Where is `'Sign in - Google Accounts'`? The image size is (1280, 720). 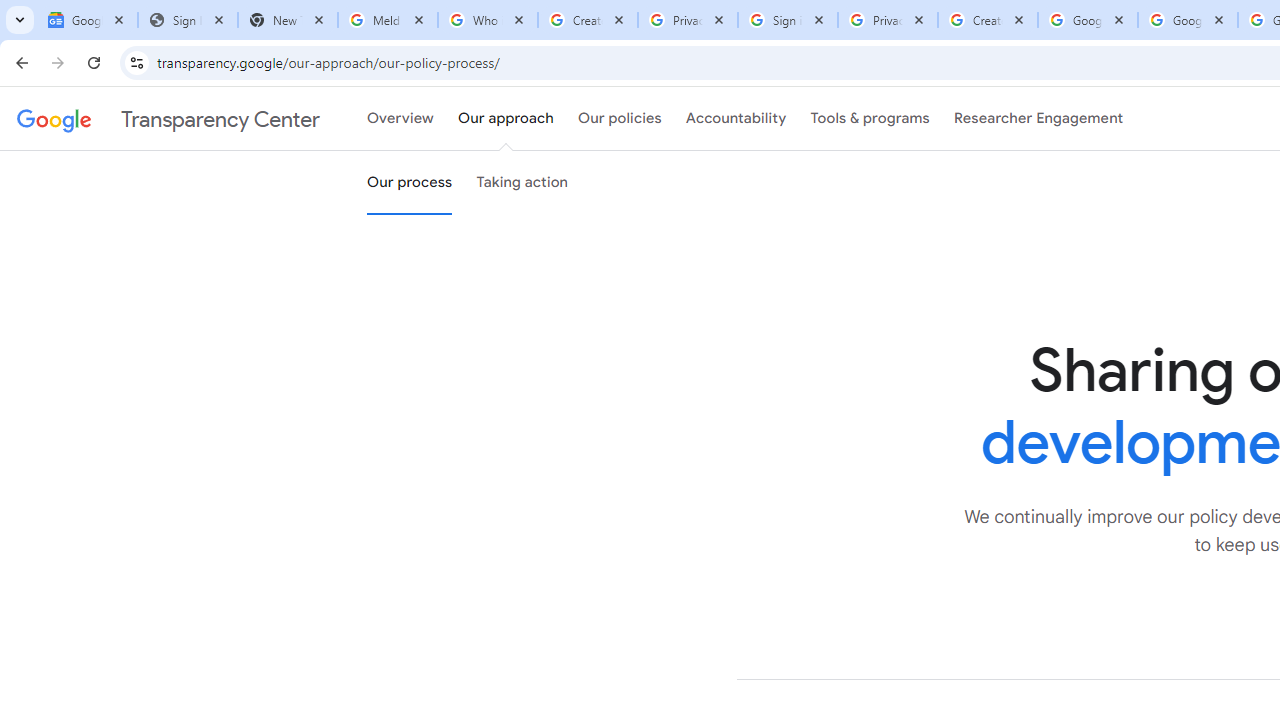
'Sign in - Google Accounts' is located at coordinates (787, 20).